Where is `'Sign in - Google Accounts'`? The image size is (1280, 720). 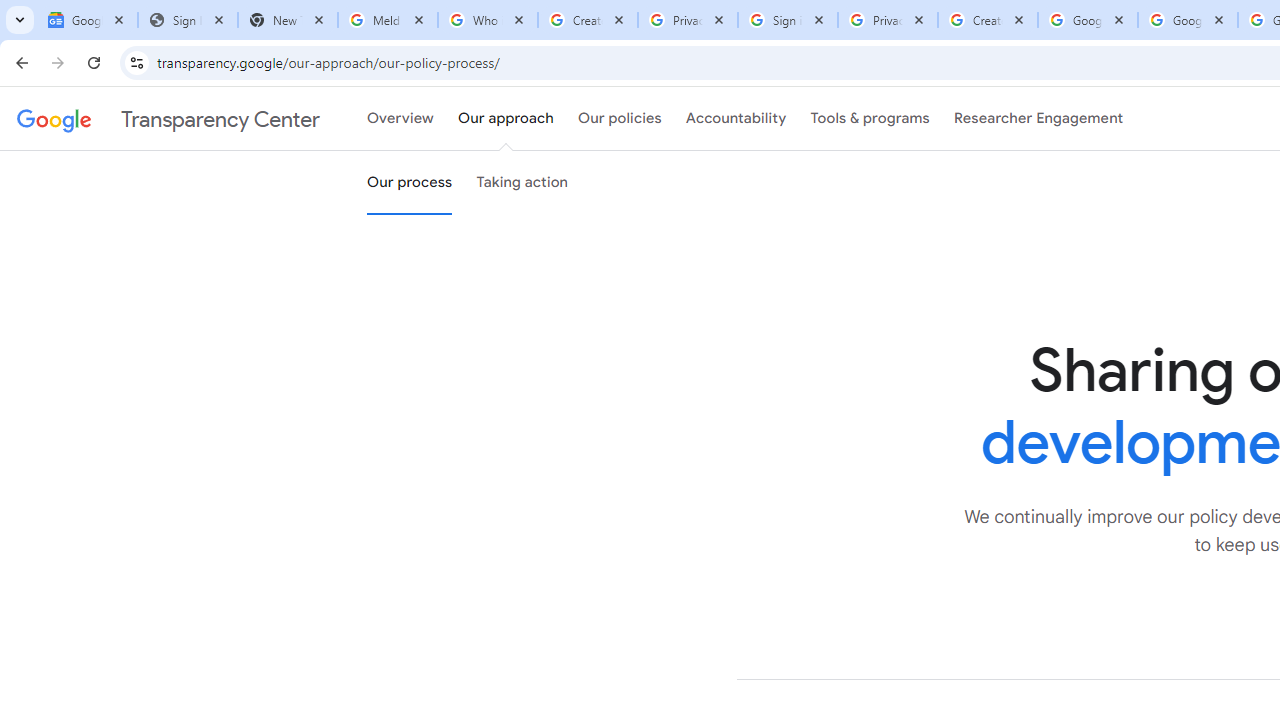
'Sign in - Google Accounts' is located at coordinates (787, 20).